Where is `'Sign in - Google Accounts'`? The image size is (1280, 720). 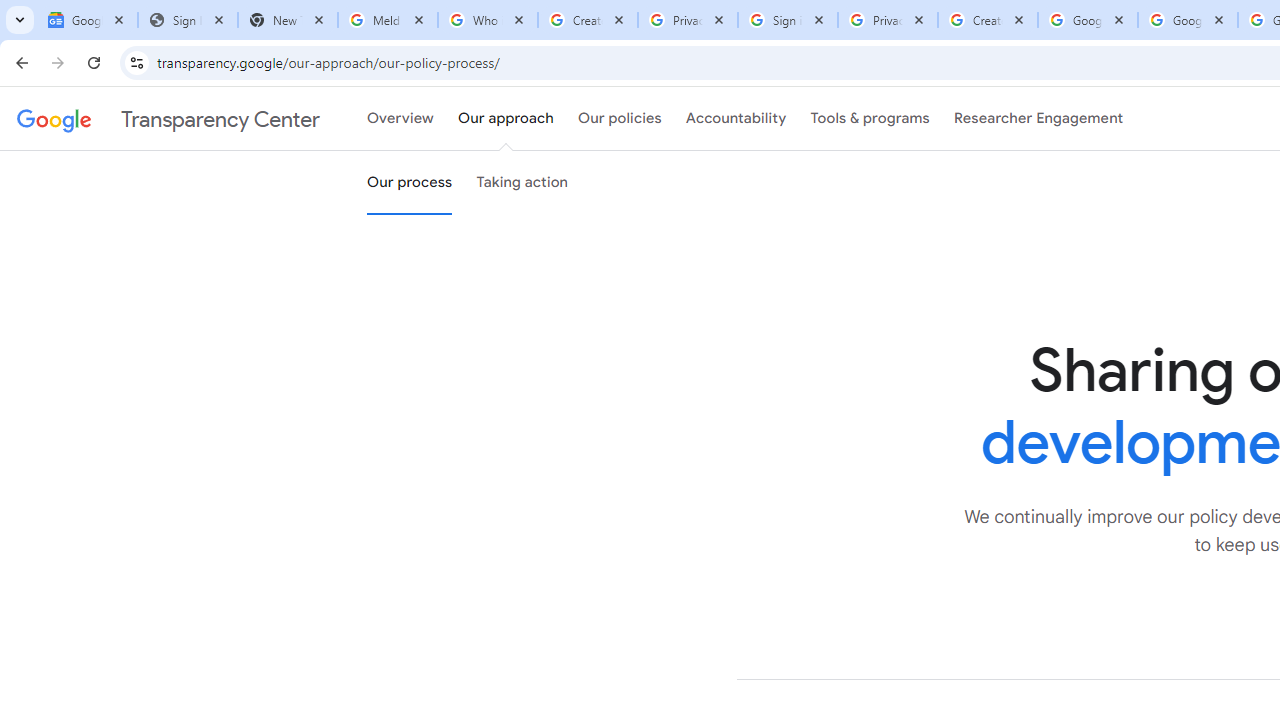
'Sign in - Google Accounts' is located at coordinates (787, 20).